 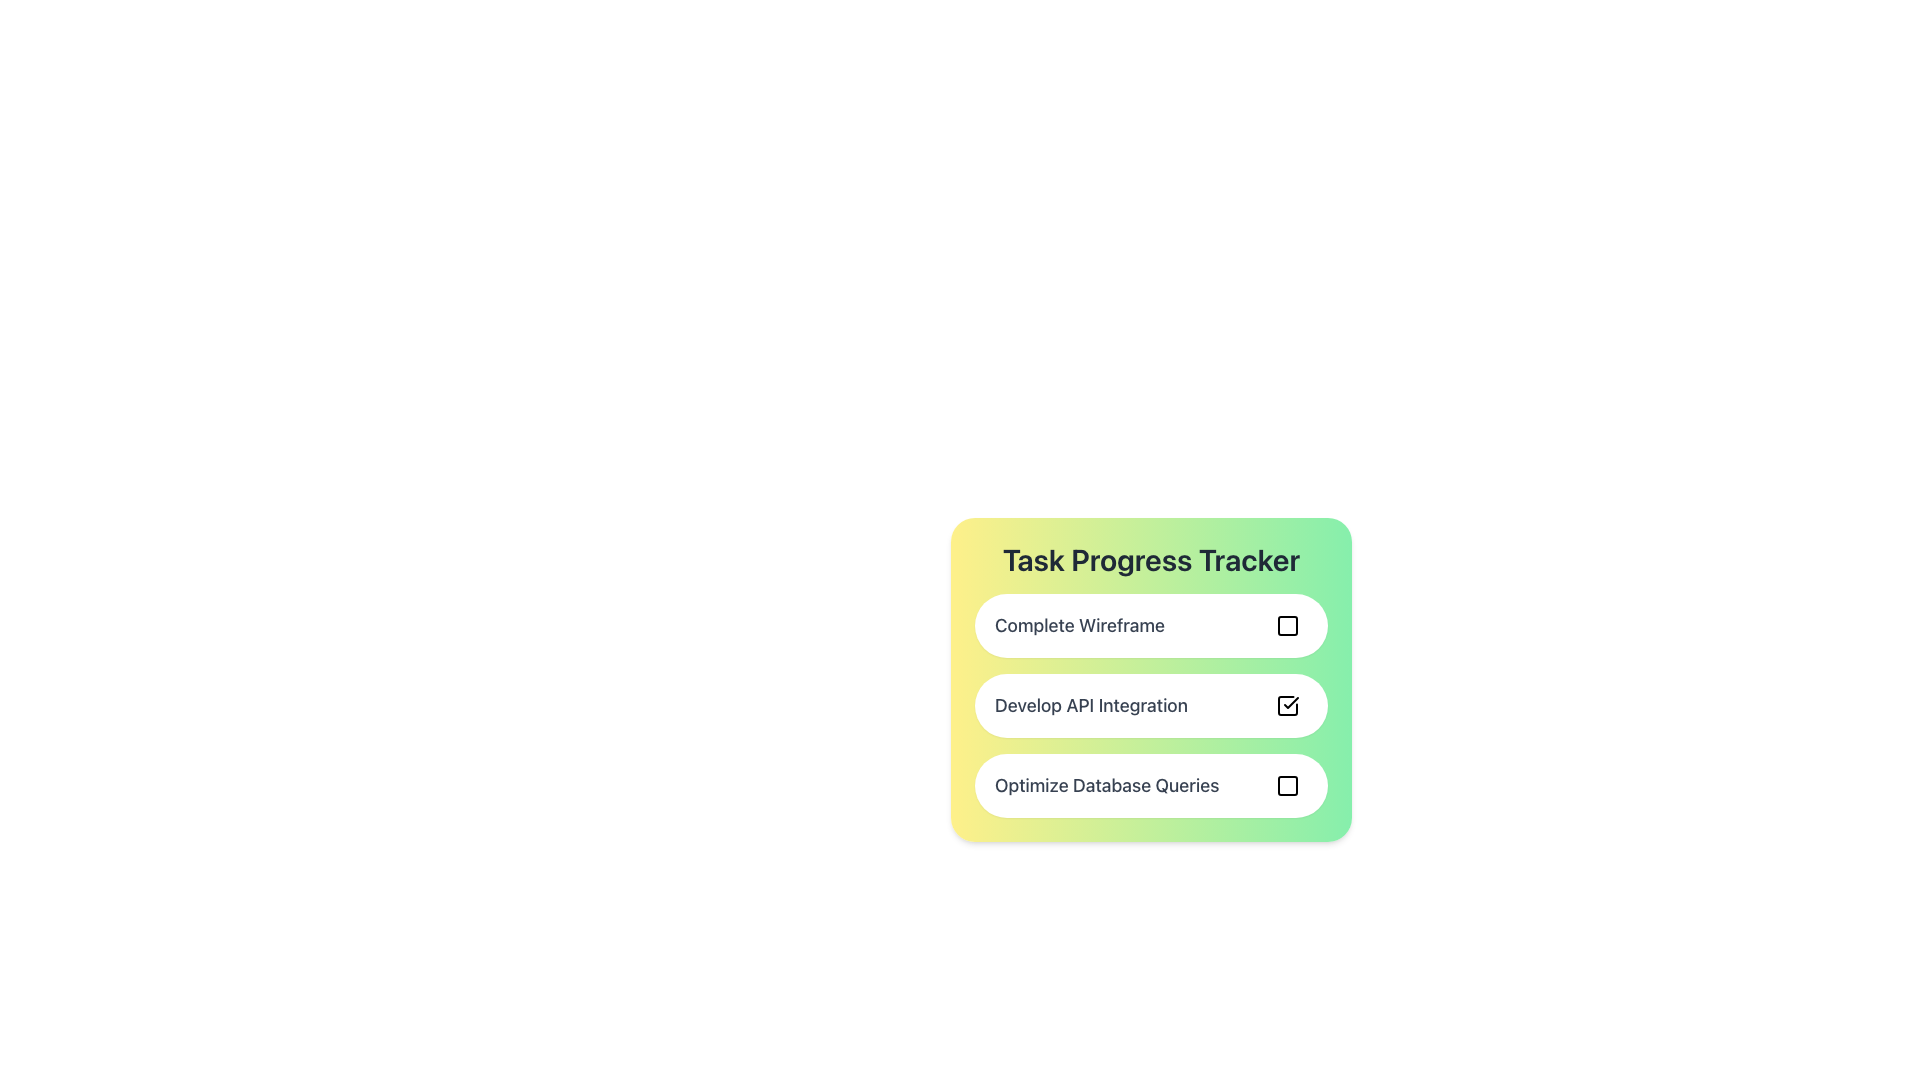 What do you see at coordinates (1287, 704) in the screenshot?
I see `the checkbox with a bold black tick mark inside, located to the right of the label 'Develop API Integration' in the 'Task Progress Tracker' list` at bounding box center [1287, 704].